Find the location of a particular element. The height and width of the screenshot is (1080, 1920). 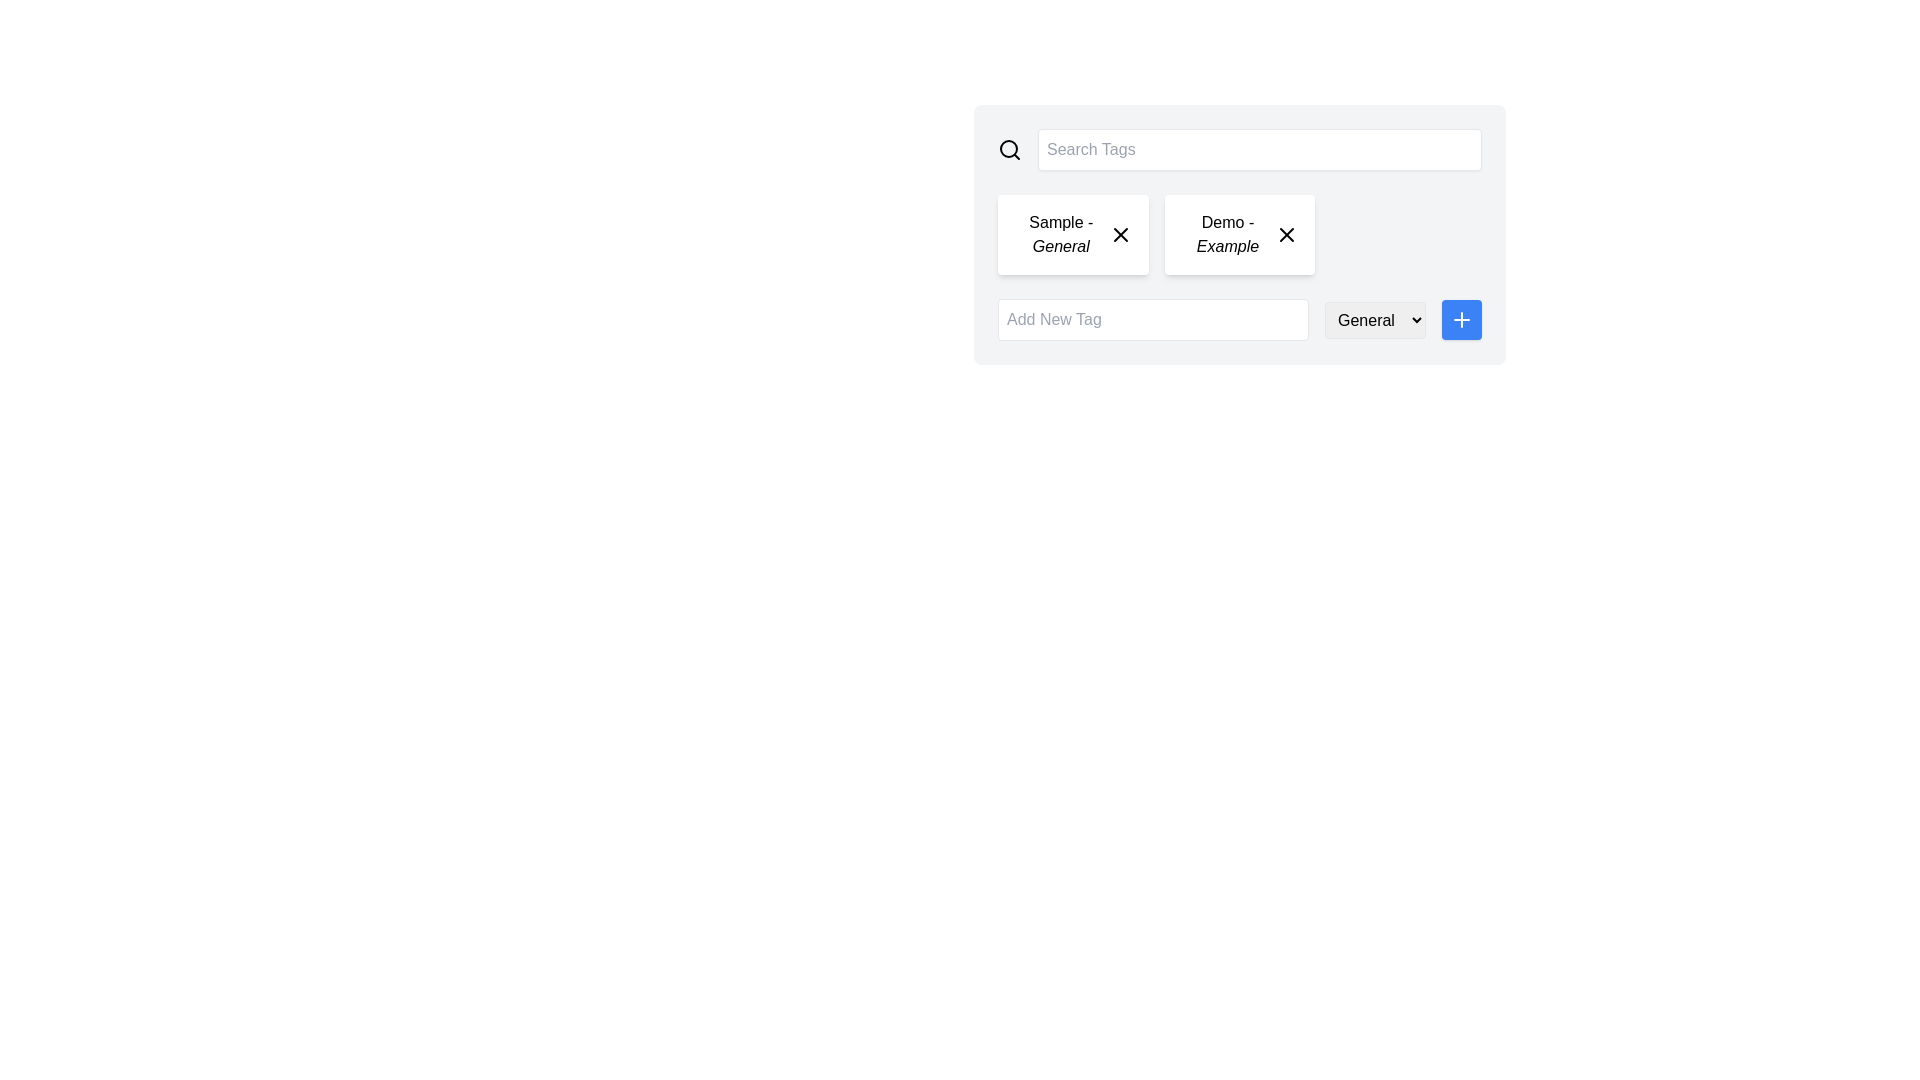

the delete icon (X) of the Tag element labeled 'Demo - Example' is located at coordinates (1238, 234).